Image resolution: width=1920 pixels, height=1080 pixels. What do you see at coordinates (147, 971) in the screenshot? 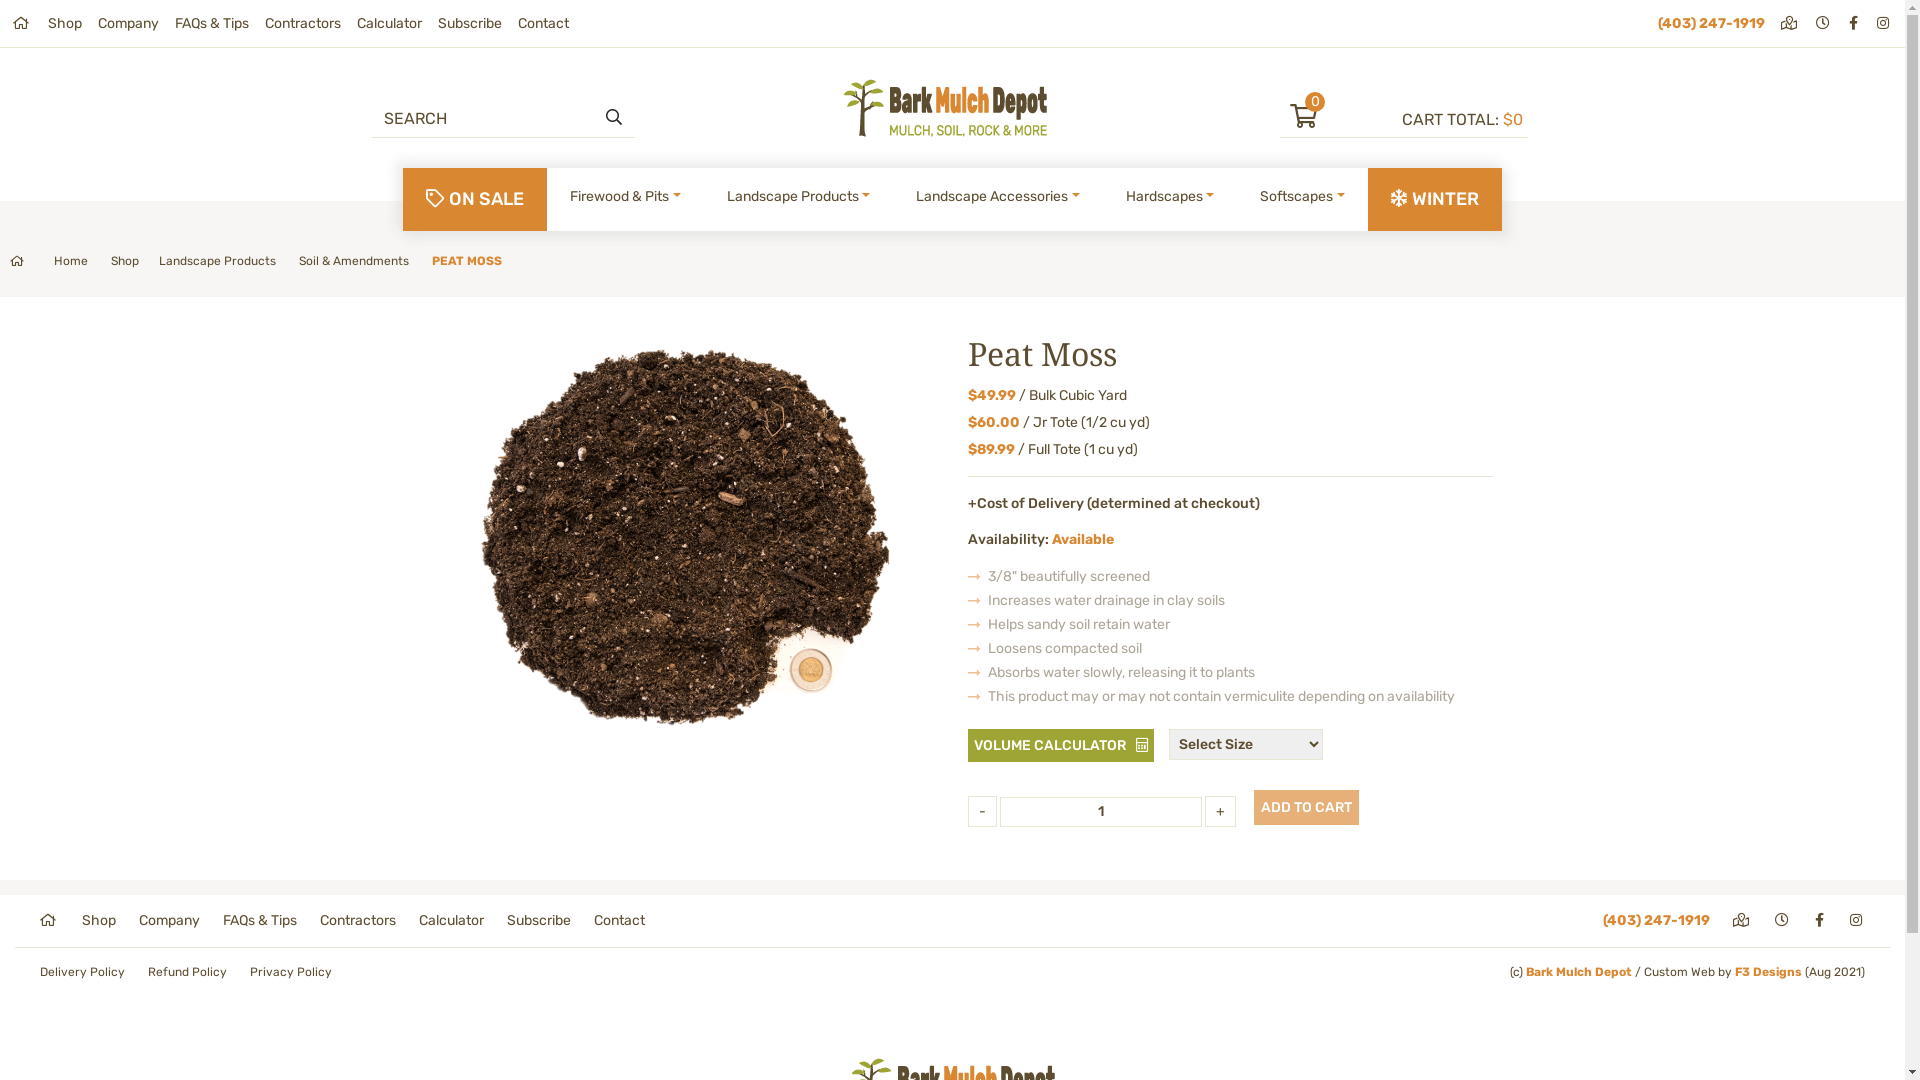
I see `'Refund Policy'` at bounding box center [147, 971].